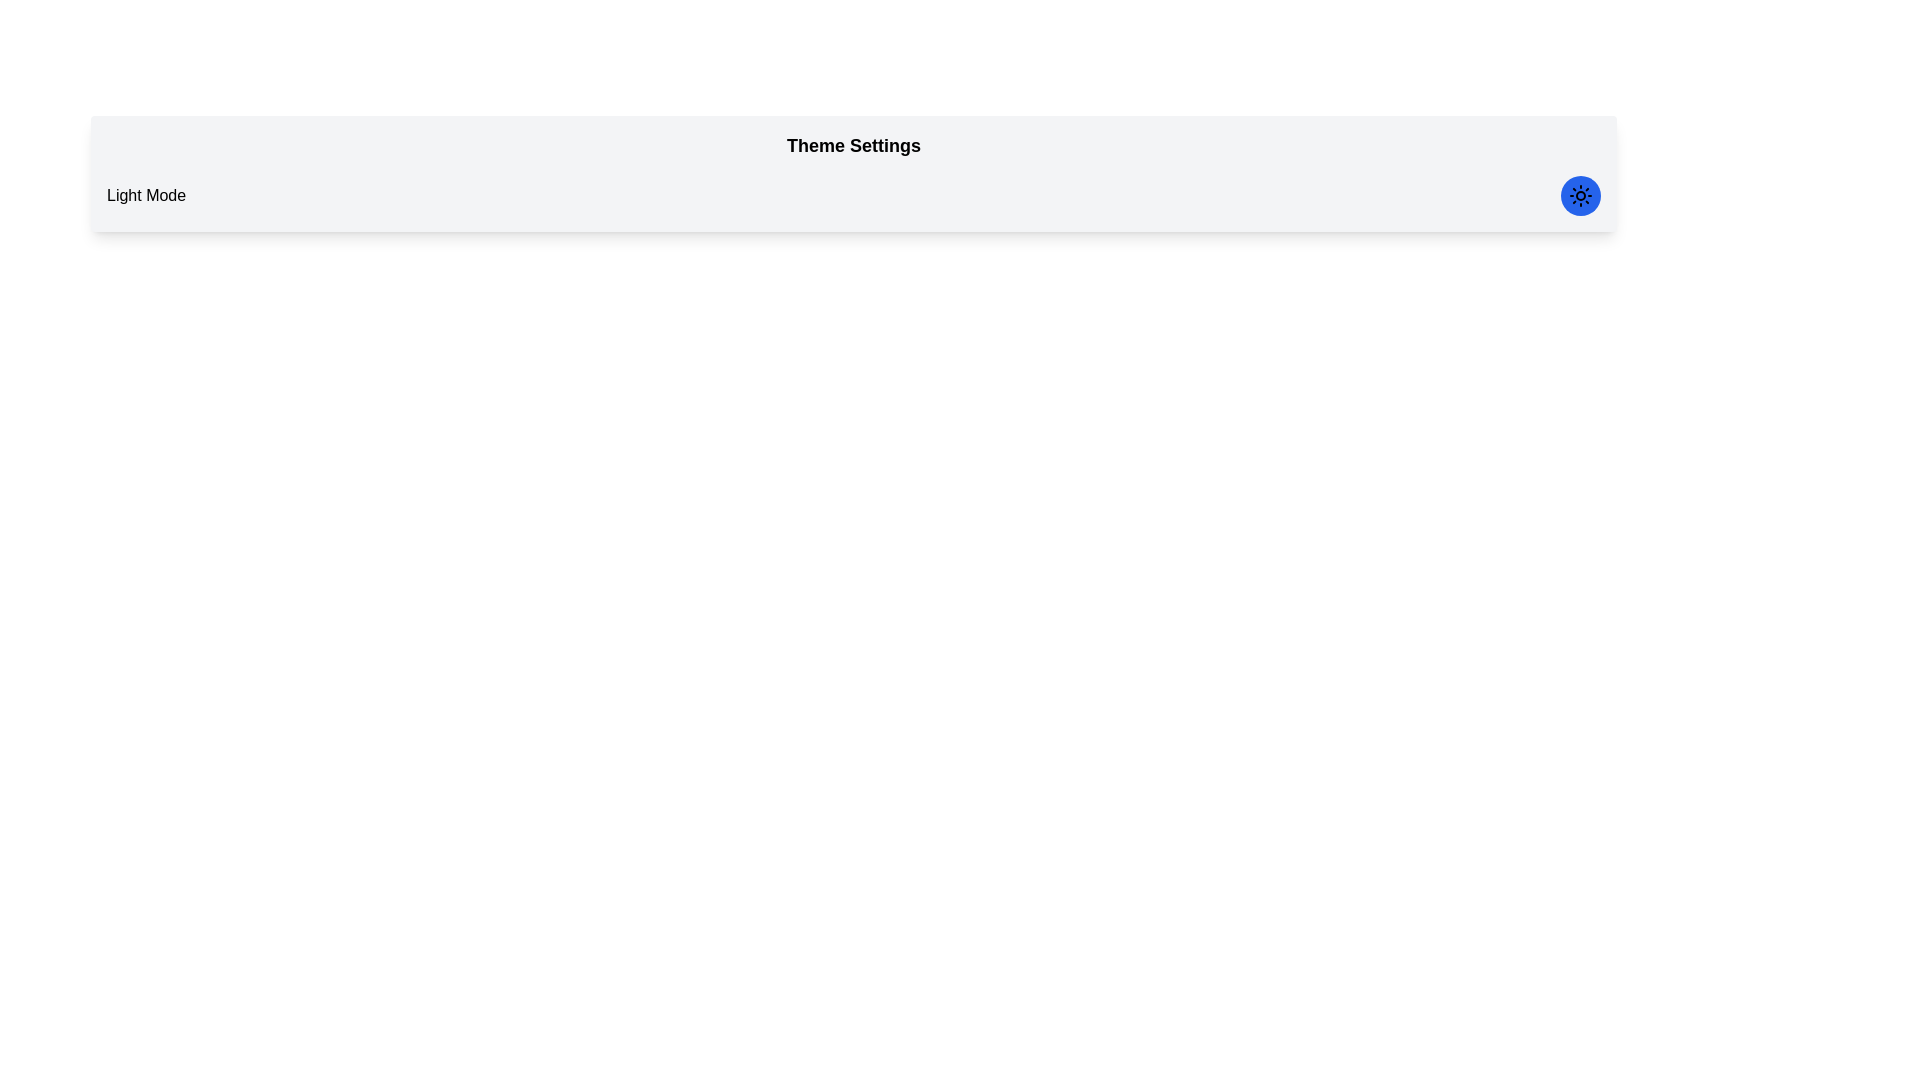 Image resolution: width=1920 pixels, height=1080 pixels. What do you see at coordinates (1579, 196) in the screenshot?
I see `the circular interactive button with a blue background and a sunburst icon` at bounding box center [1579, 196].